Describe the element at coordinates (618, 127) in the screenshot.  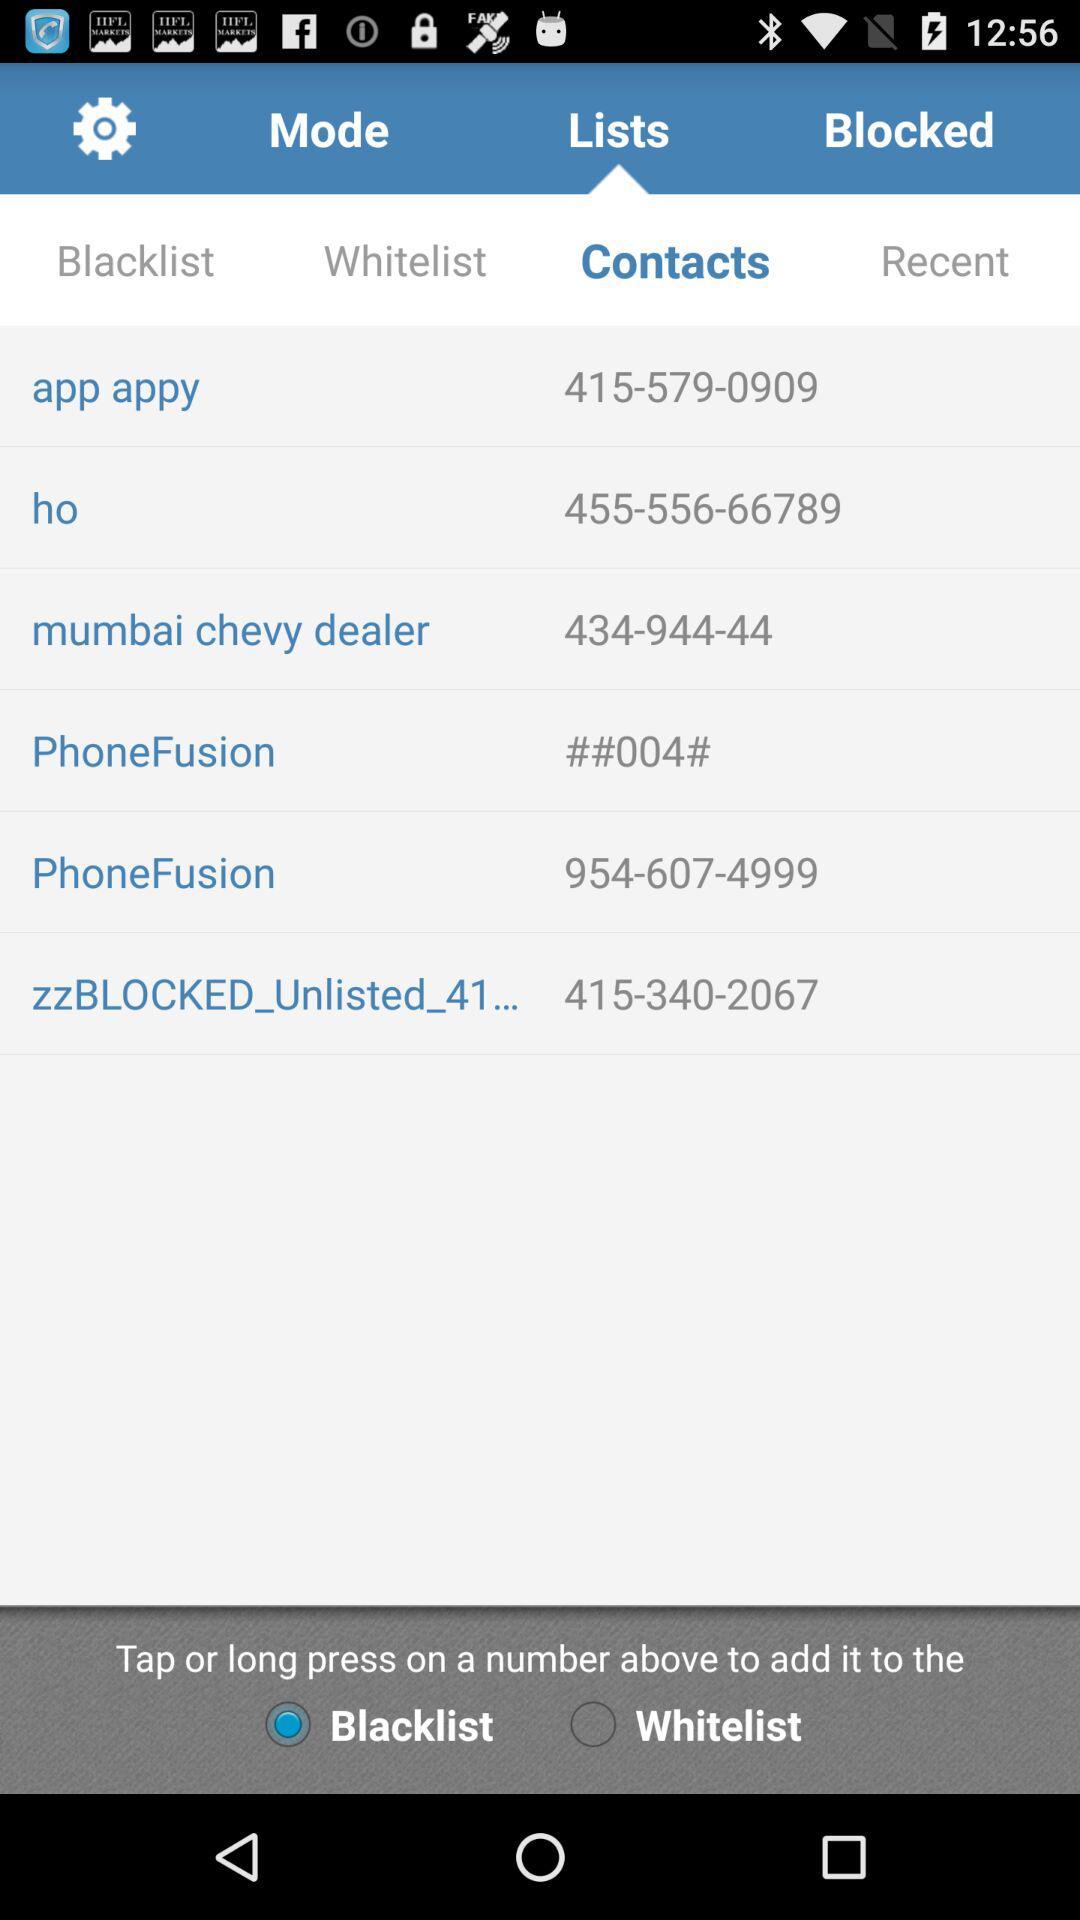
I see `the lists item` at that location.